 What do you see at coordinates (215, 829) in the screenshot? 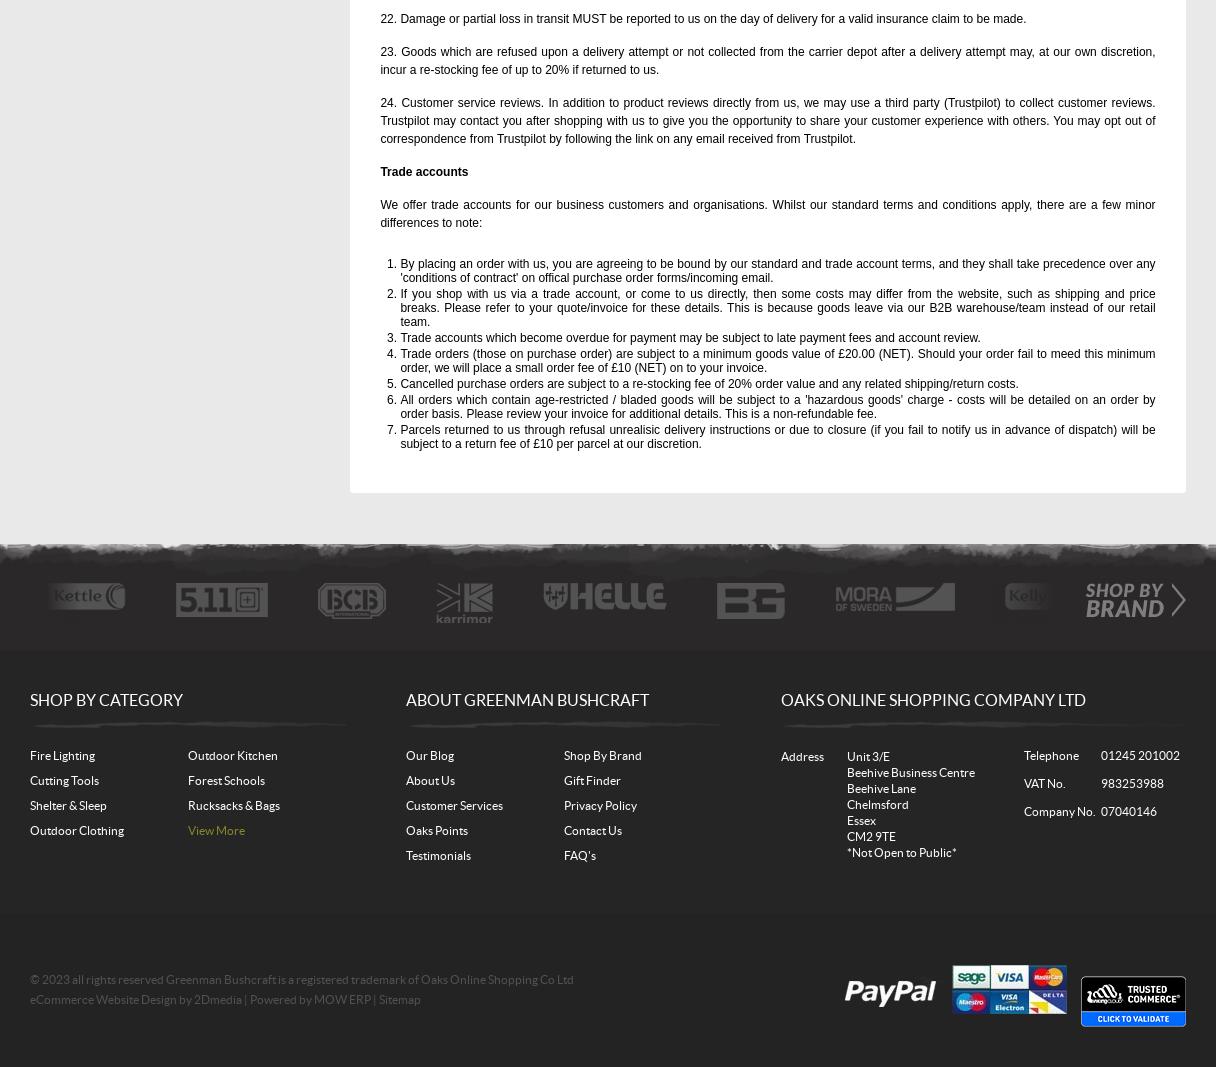
I see `'View More'` at bounding box center [215, 829].